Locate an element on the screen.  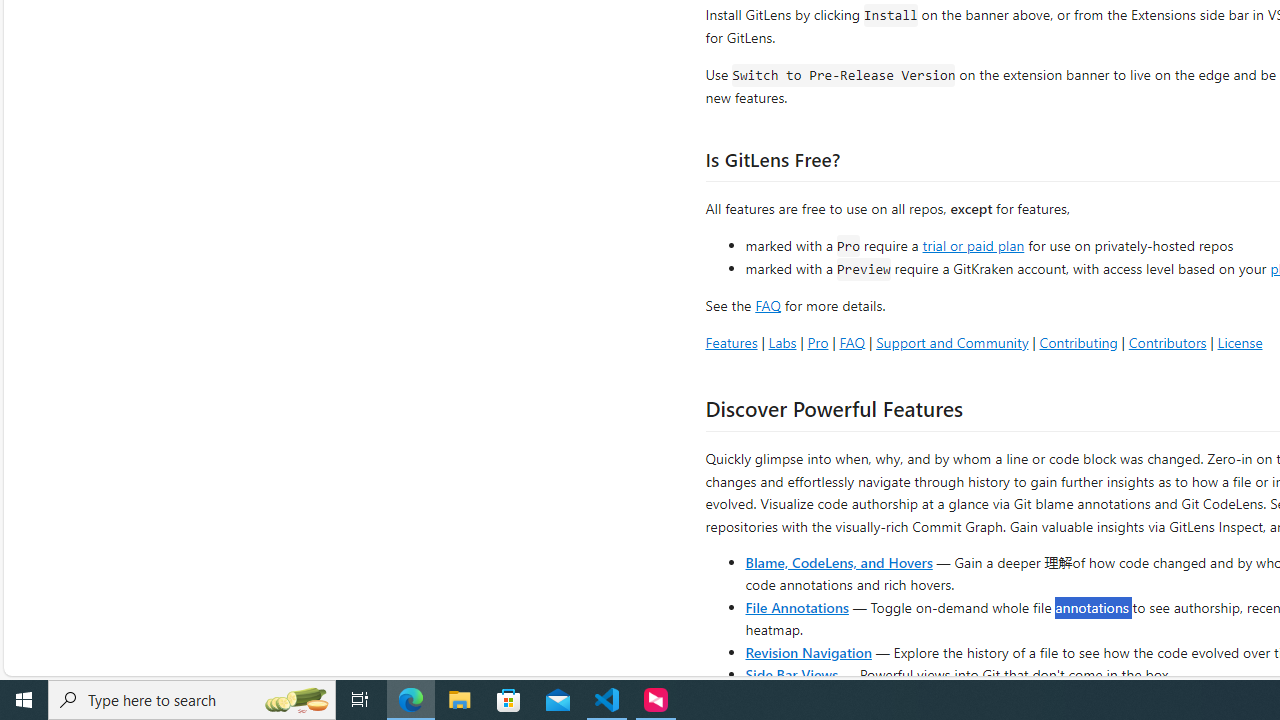
'Contributing' is located at coordinates (1077, 341).